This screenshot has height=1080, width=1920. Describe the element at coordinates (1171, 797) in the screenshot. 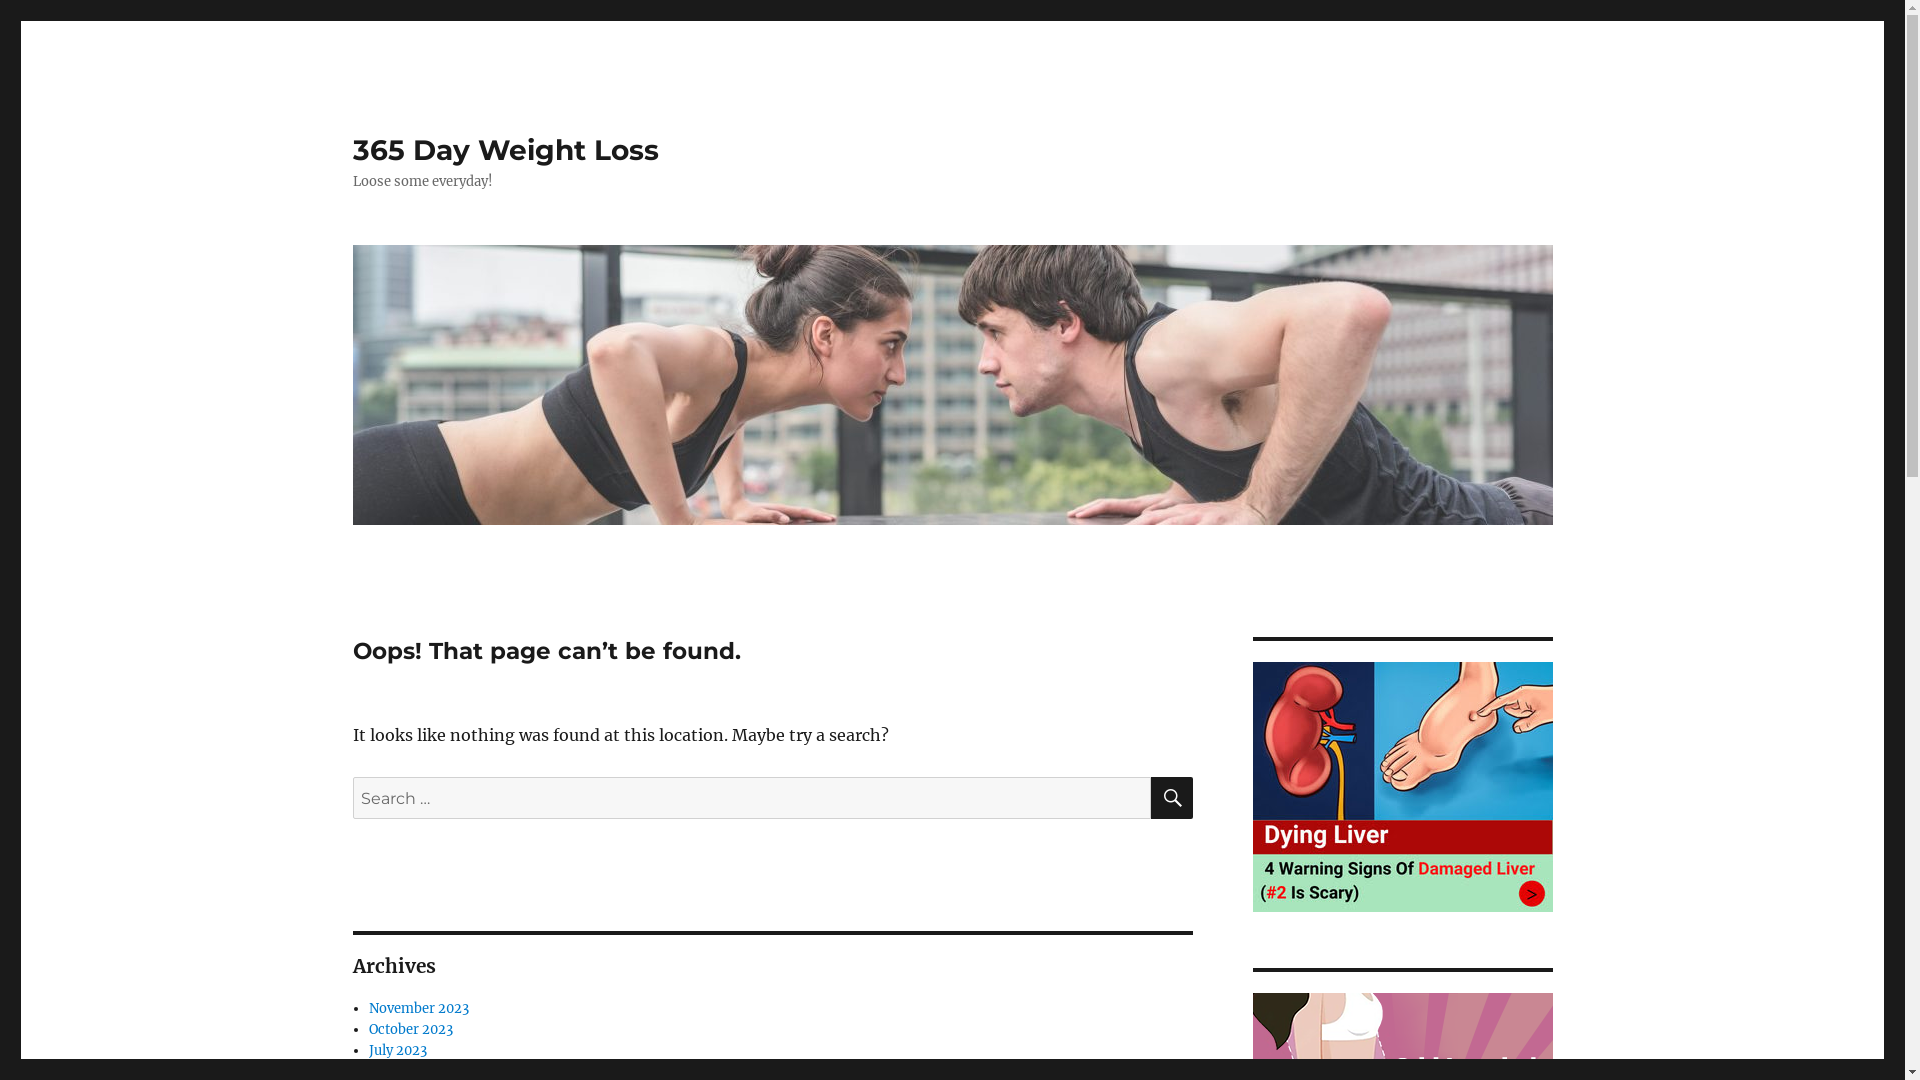

I see `'SEARCH'` at that location.